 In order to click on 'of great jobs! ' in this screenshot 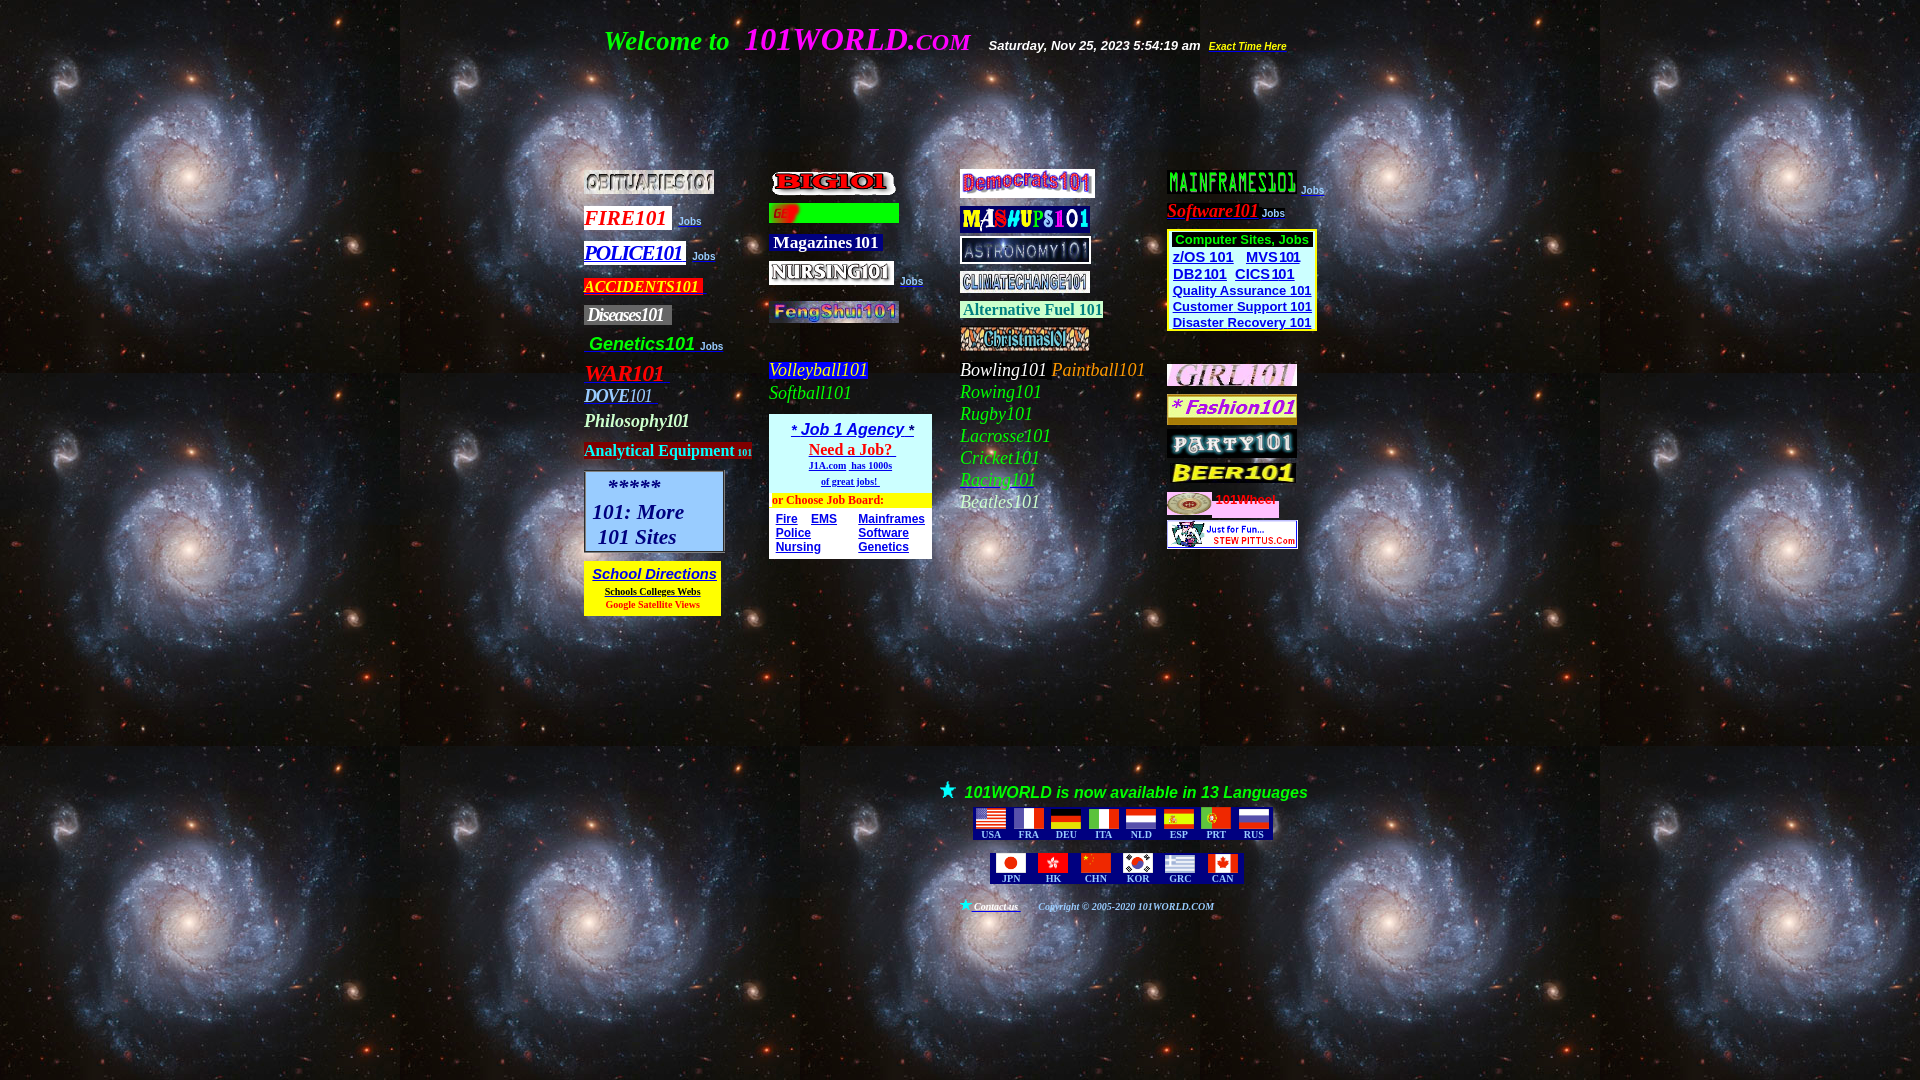, I will do `click(820, 481)`.